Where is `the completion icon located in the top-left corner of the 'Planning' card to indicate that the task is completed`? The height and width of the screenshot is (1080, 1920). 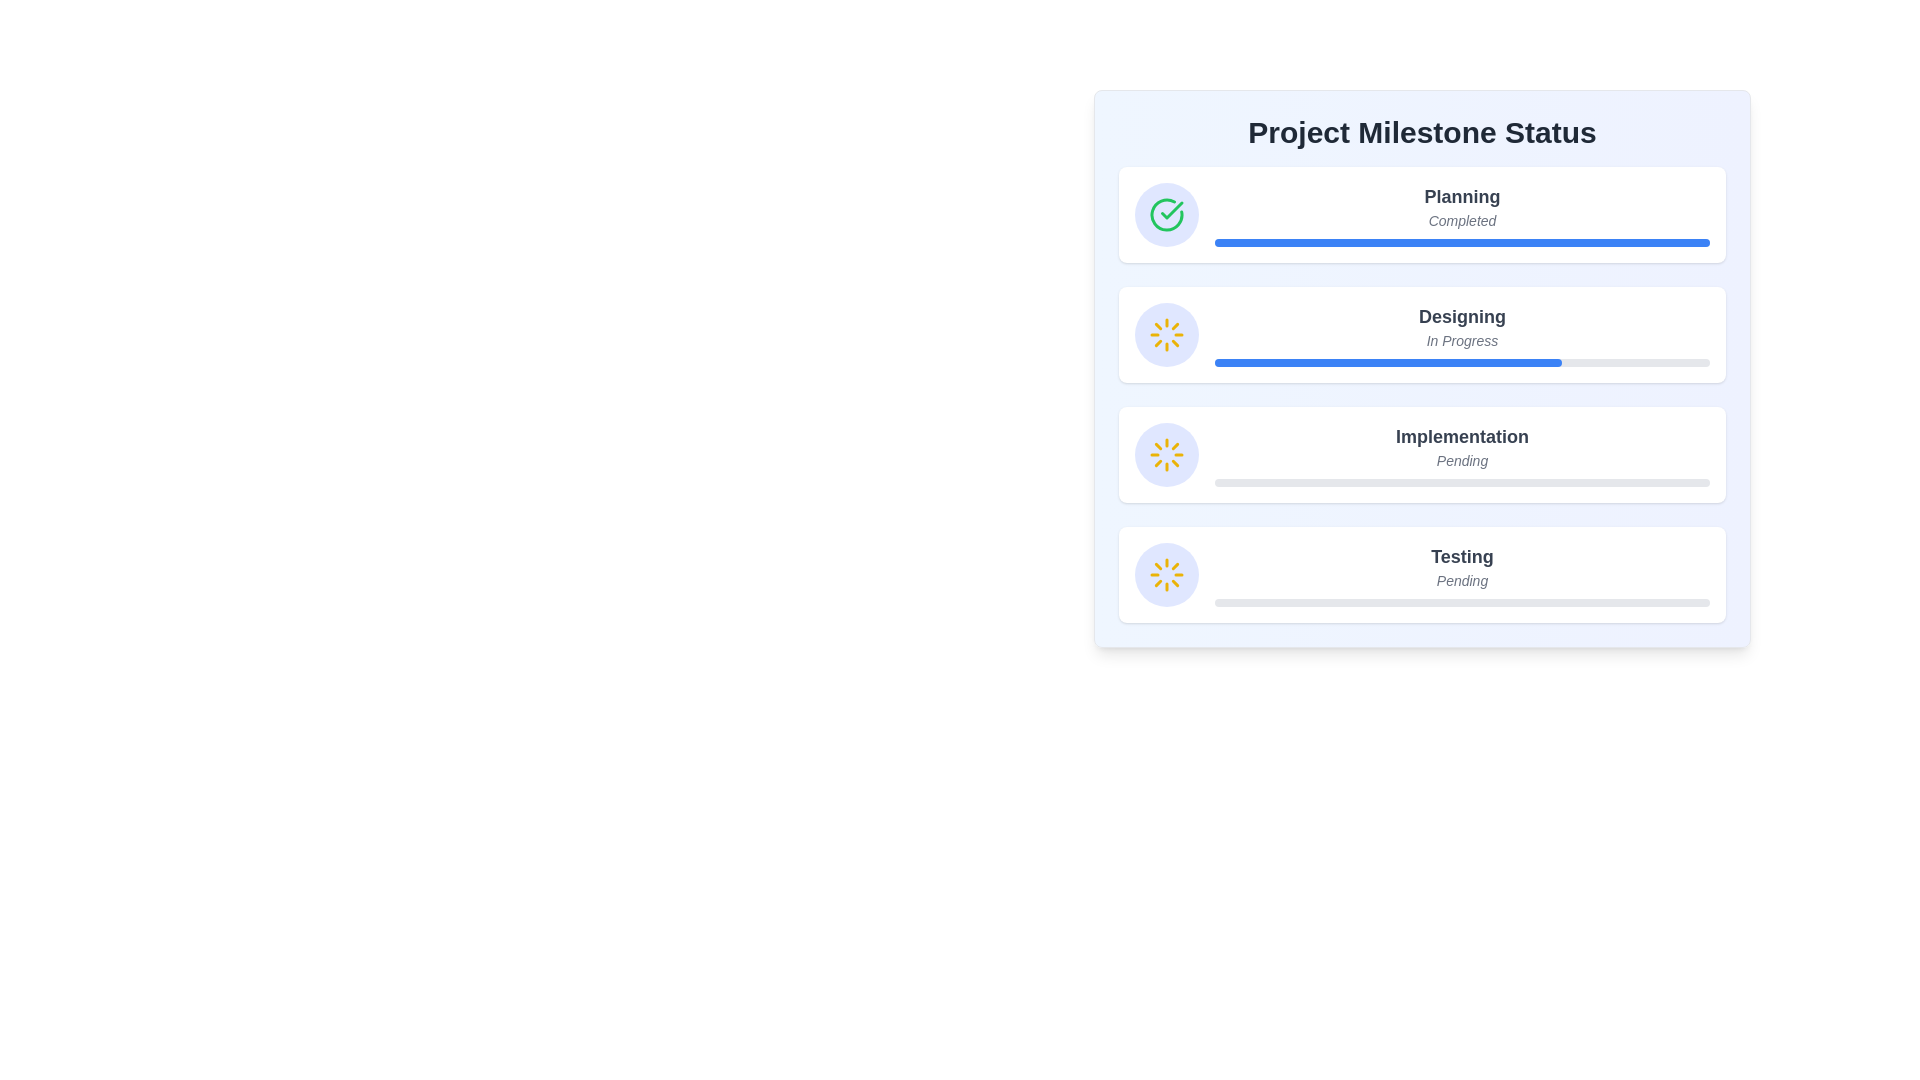
the completion icon located in the top-left corner of the 'Planning' card to indicate that the task is completed is located at coordinates (1166, 215).